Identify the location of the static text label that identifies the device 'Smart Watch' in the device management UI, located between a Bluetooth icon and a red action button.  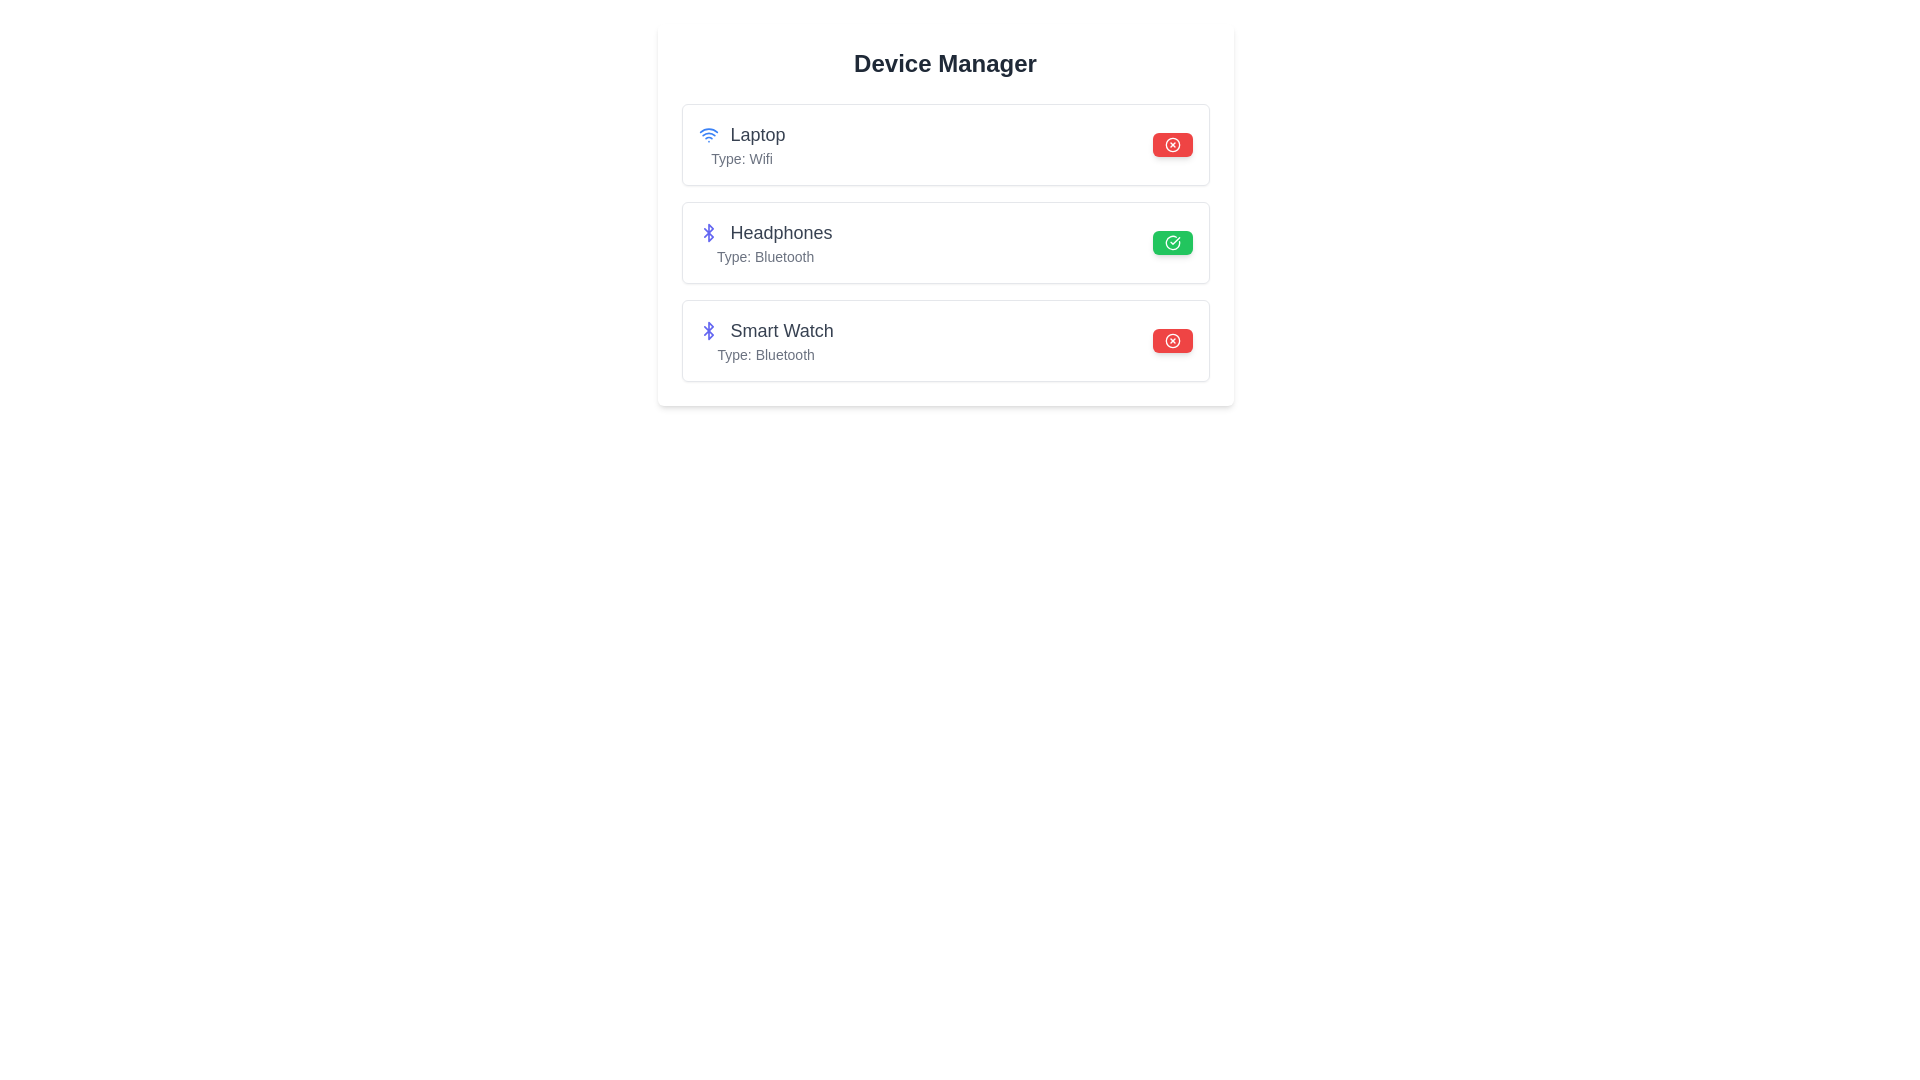
(781, 330).